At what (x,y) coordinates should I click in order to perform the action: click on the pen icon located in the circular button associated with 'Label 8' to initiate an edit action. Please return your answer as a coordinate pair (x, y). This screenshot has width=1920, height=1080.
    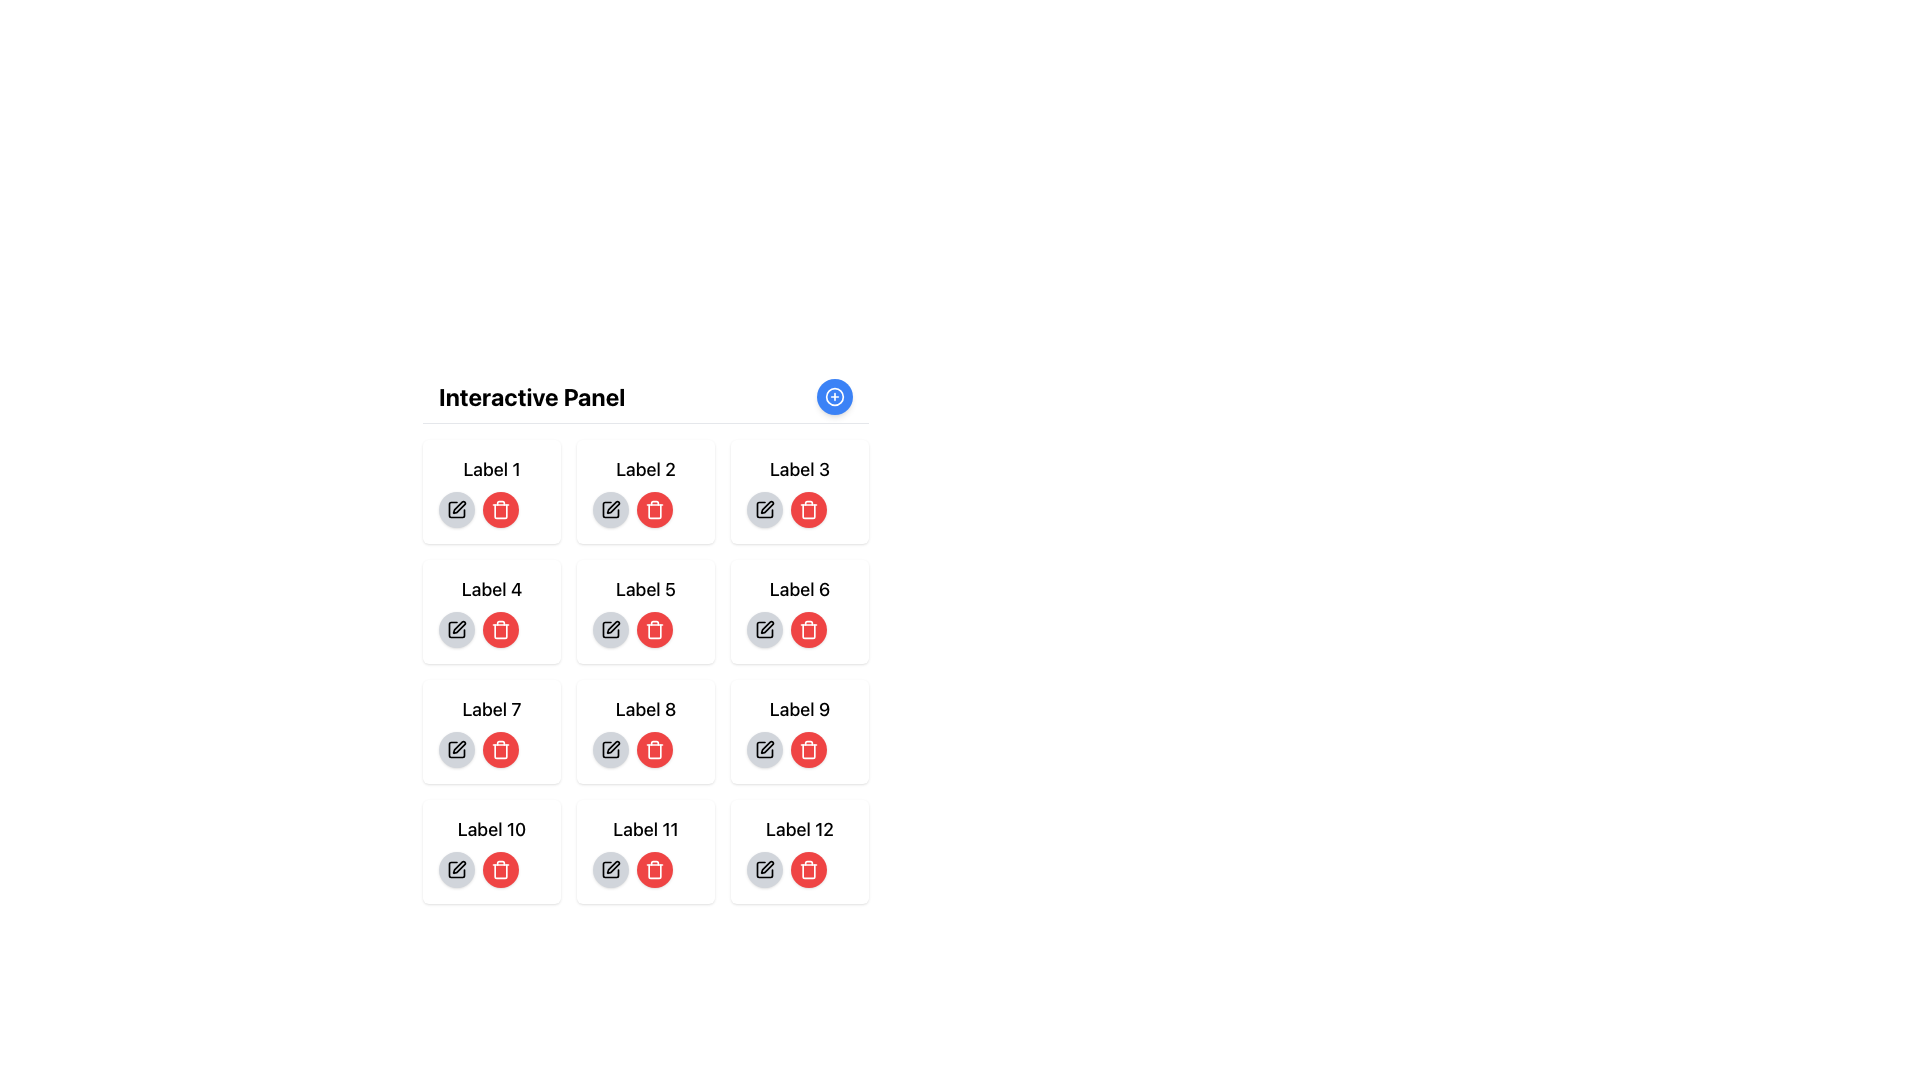
    Looking at the image, I should click on (609, 749).